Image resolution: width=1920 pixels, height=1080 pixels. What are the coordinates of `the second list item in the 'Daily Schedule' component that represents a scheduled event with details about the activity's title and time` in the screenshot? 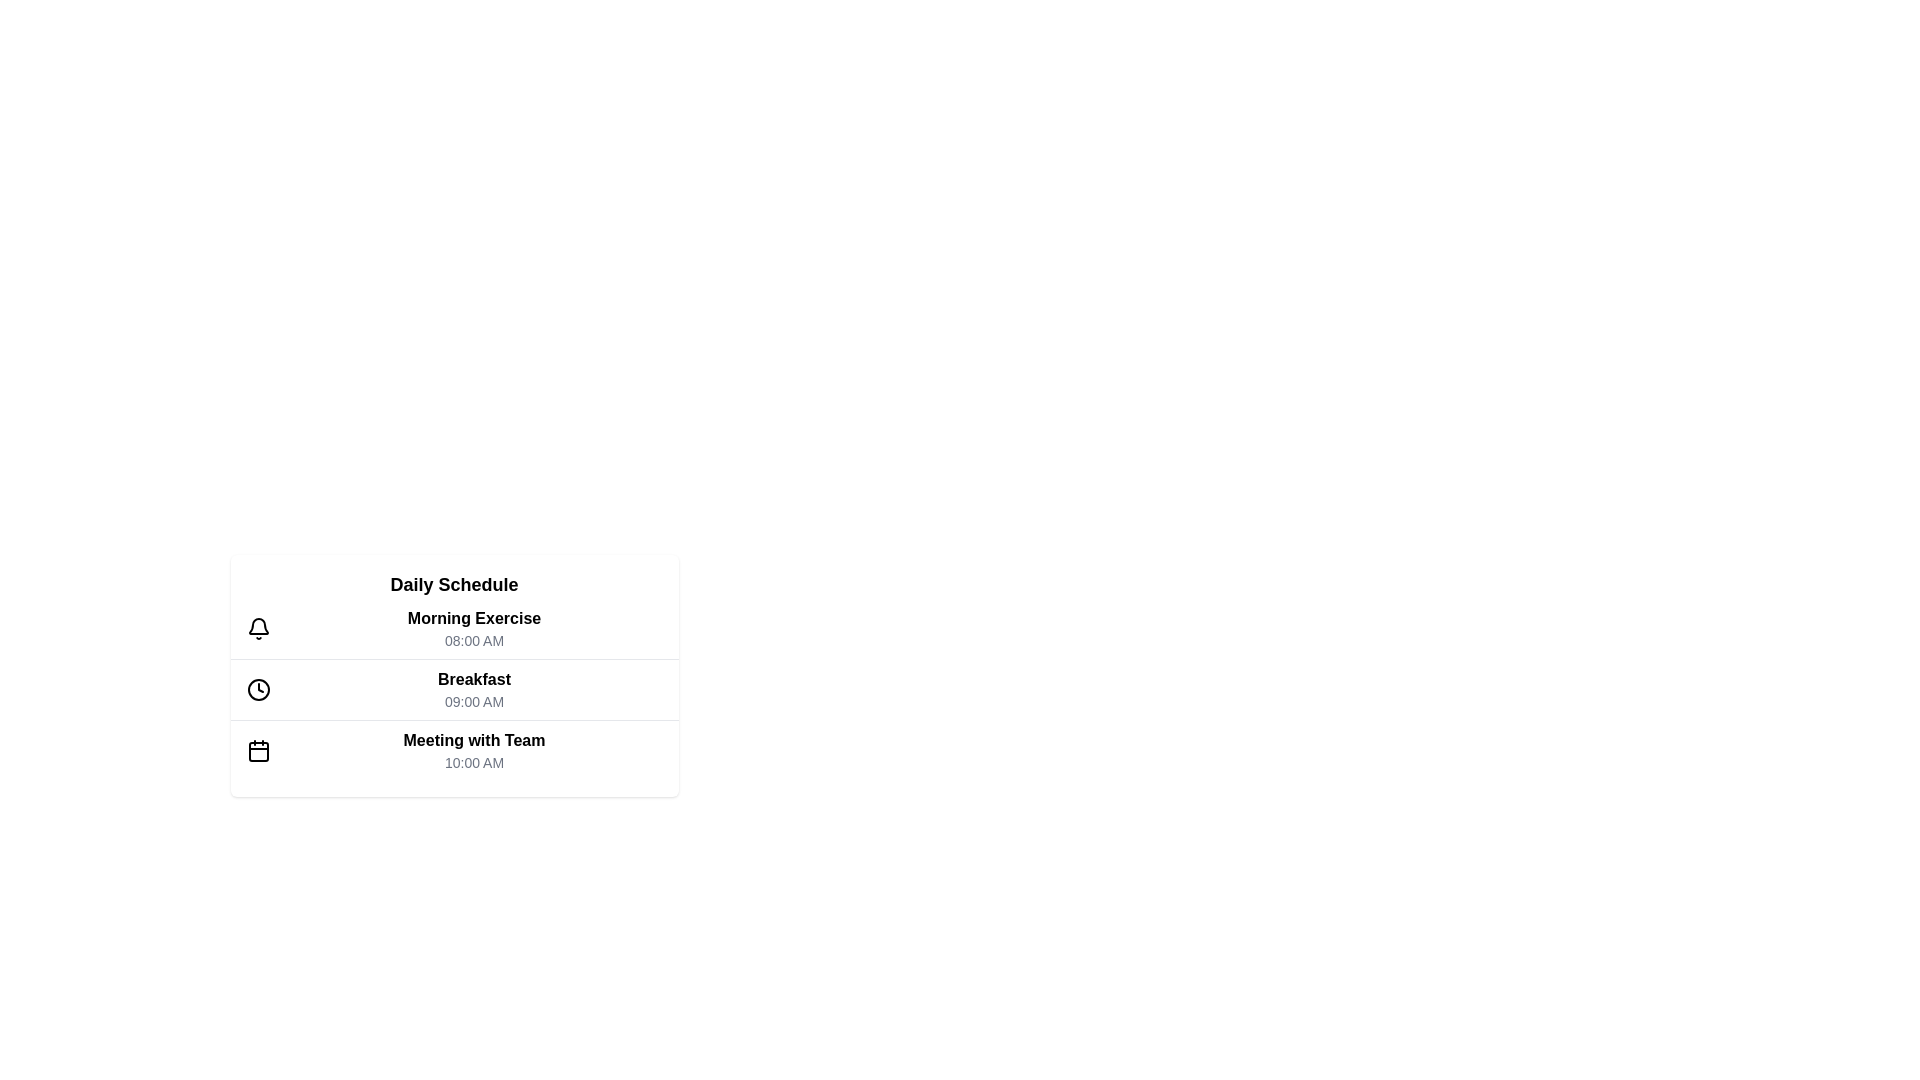 It's located at (453, 689).